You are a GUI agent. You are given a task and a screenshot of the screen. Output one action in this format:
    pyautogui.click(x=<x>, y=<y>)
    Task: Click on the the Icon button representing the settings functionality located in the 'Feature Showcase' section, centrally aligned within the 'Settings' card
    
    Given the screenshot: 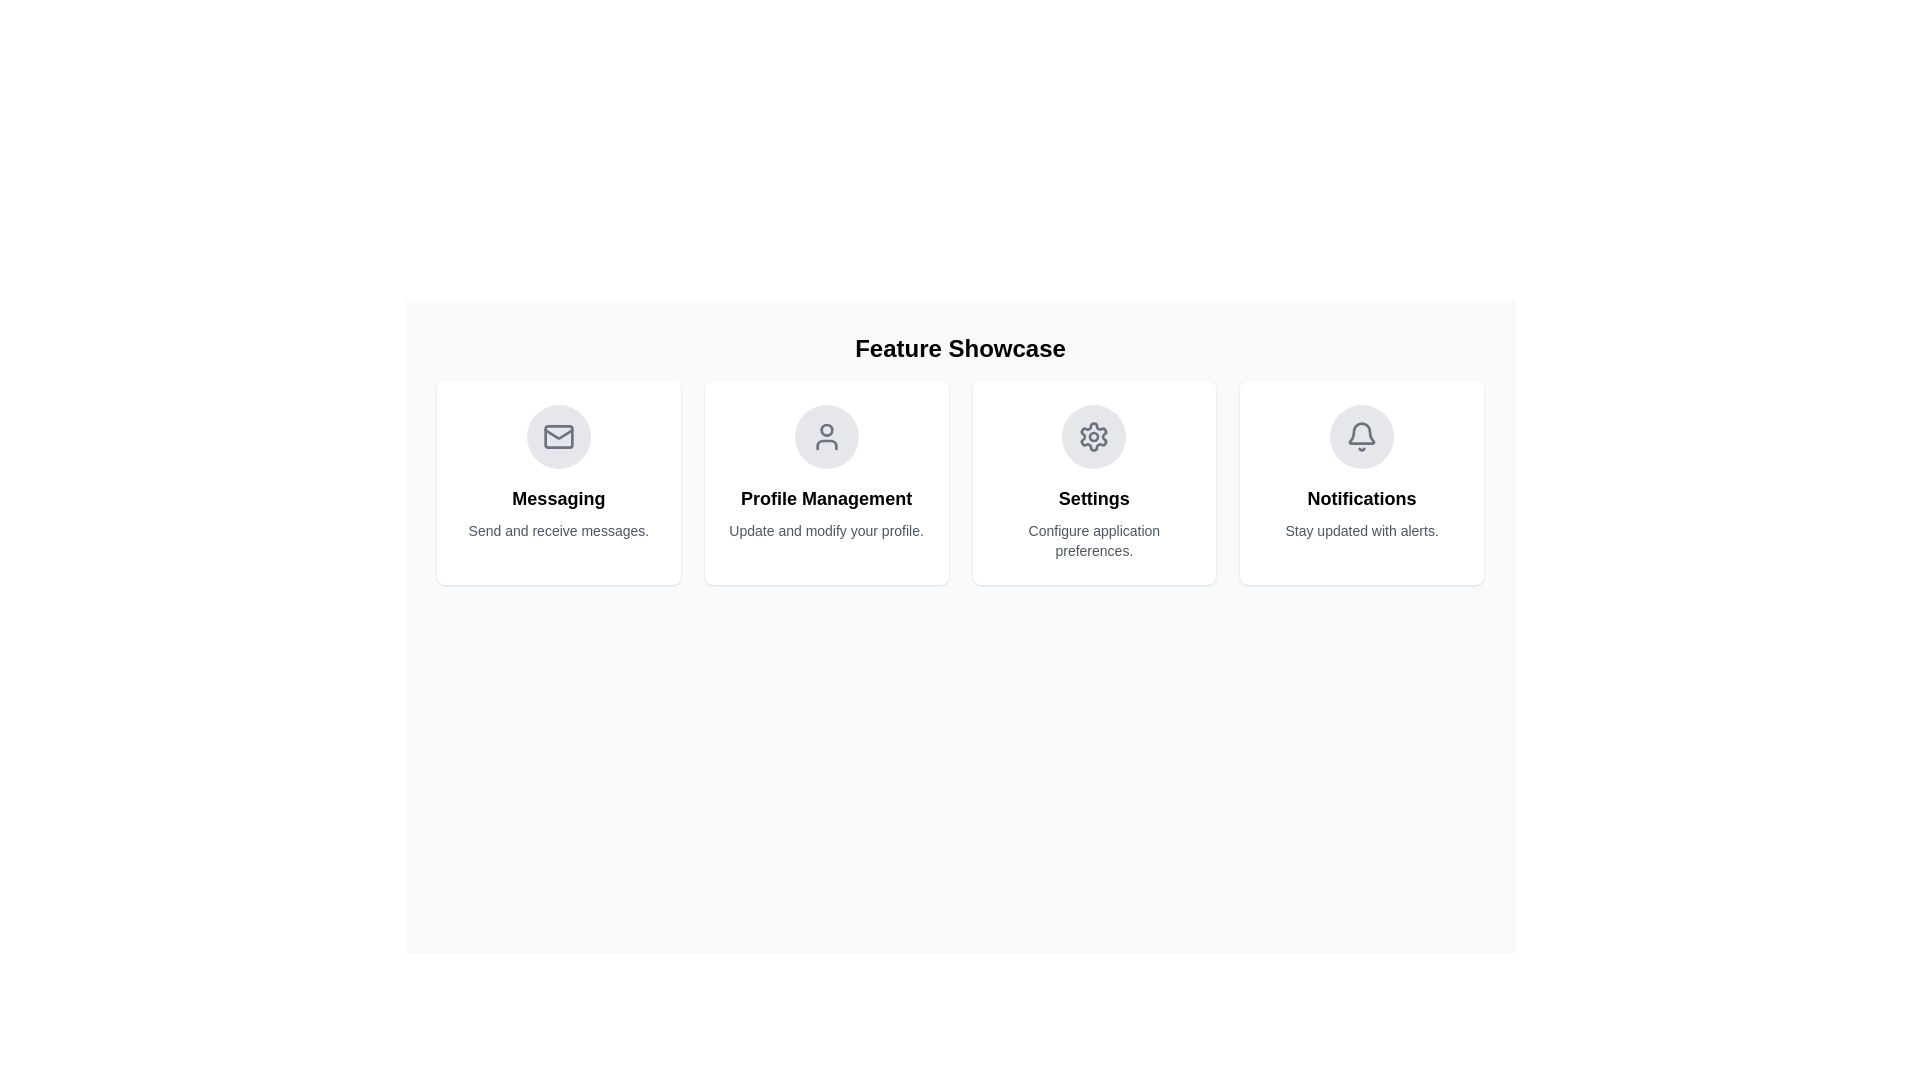 What is the action you would take?
    pyautogui.click(x=1093, y=435)
    